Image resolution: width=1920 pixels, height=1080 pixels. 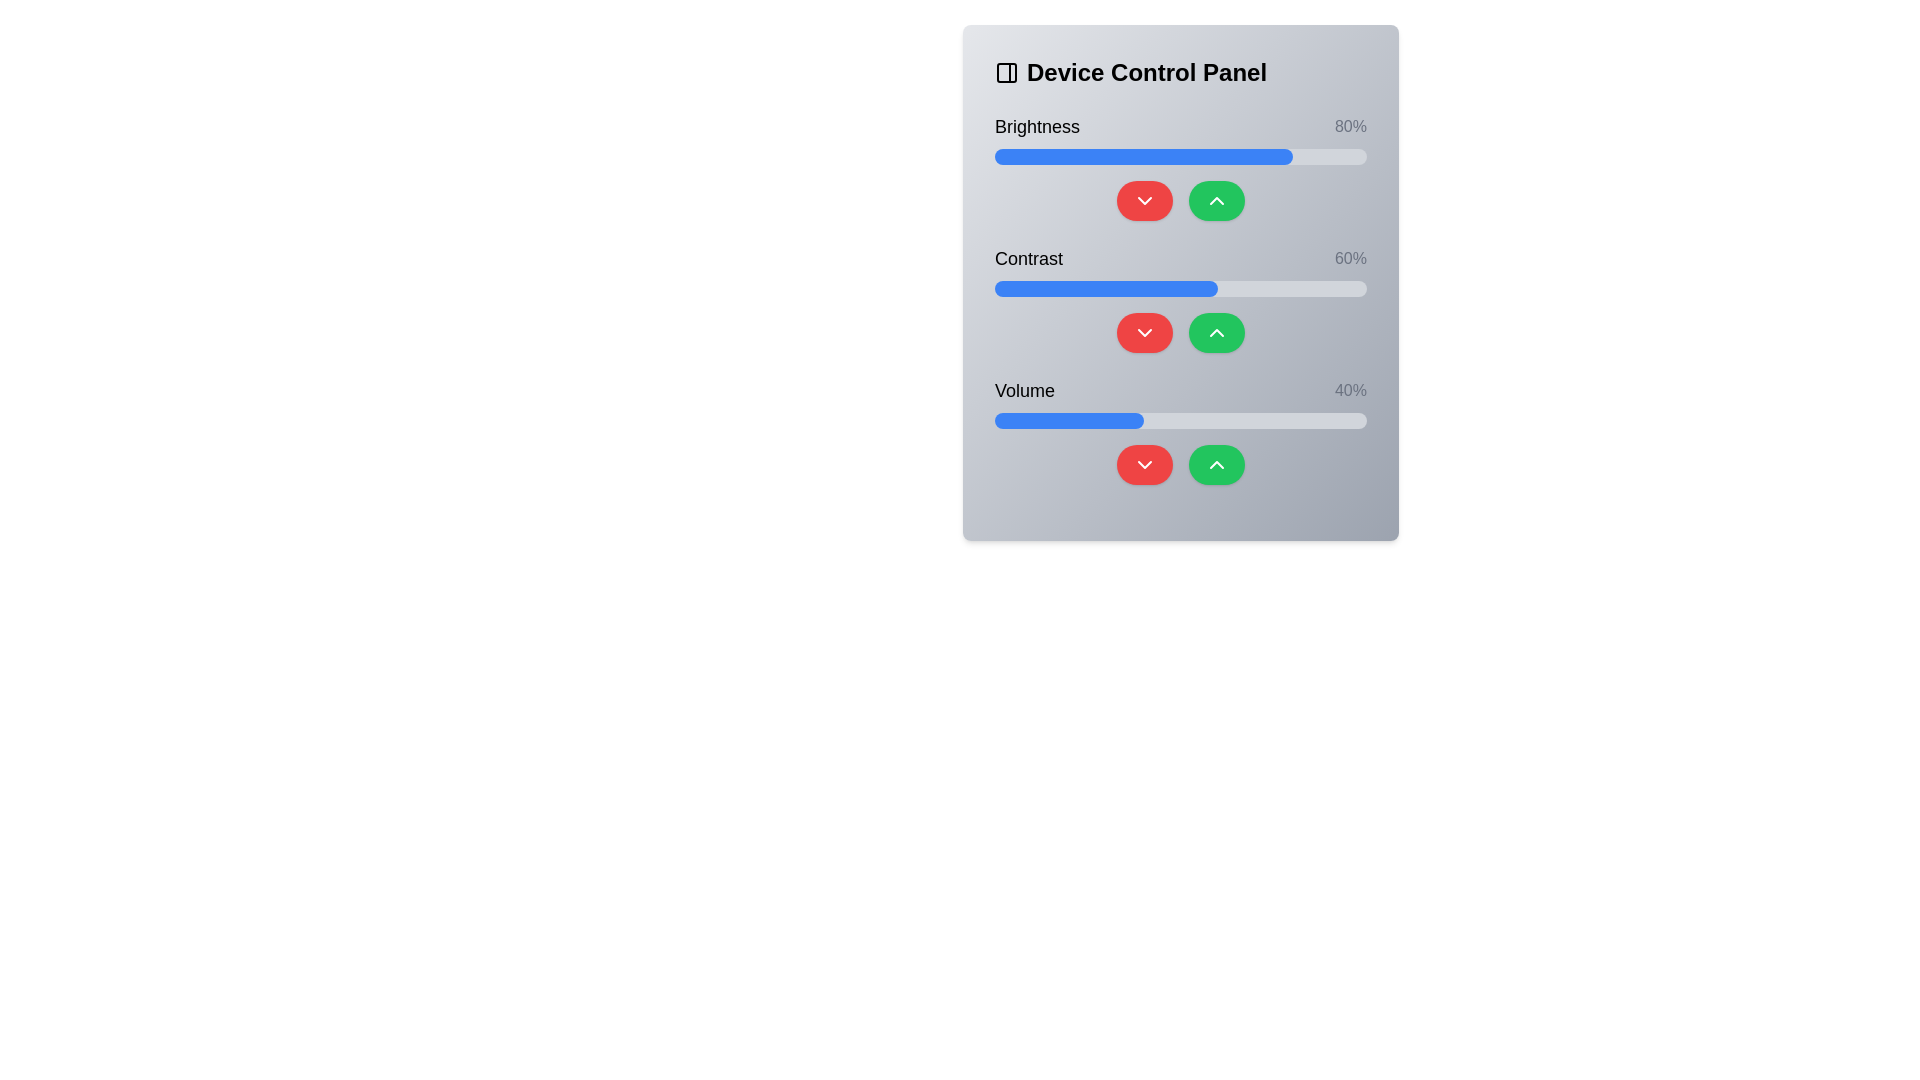 I want to click on the contrast, so click(x=1359, y=289).